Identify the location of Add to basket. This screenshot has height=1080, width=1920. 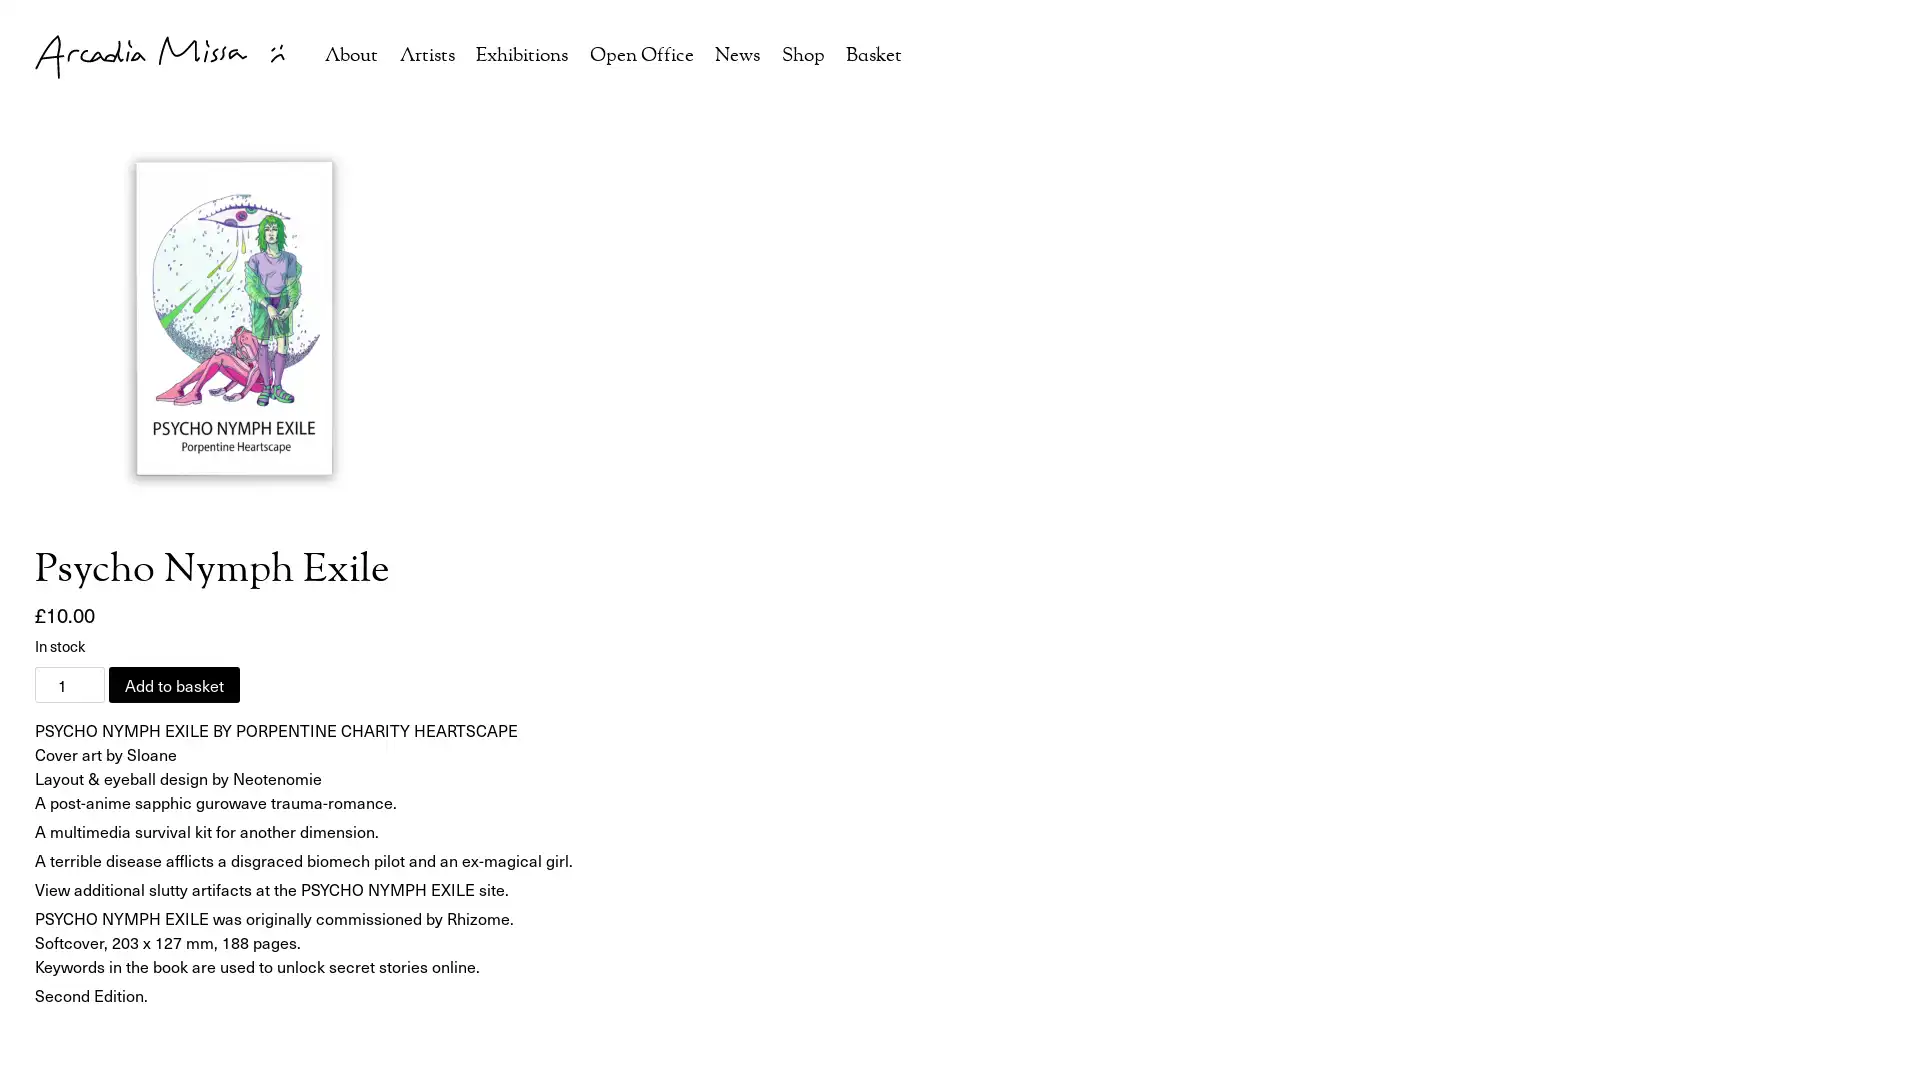
(174, 683).